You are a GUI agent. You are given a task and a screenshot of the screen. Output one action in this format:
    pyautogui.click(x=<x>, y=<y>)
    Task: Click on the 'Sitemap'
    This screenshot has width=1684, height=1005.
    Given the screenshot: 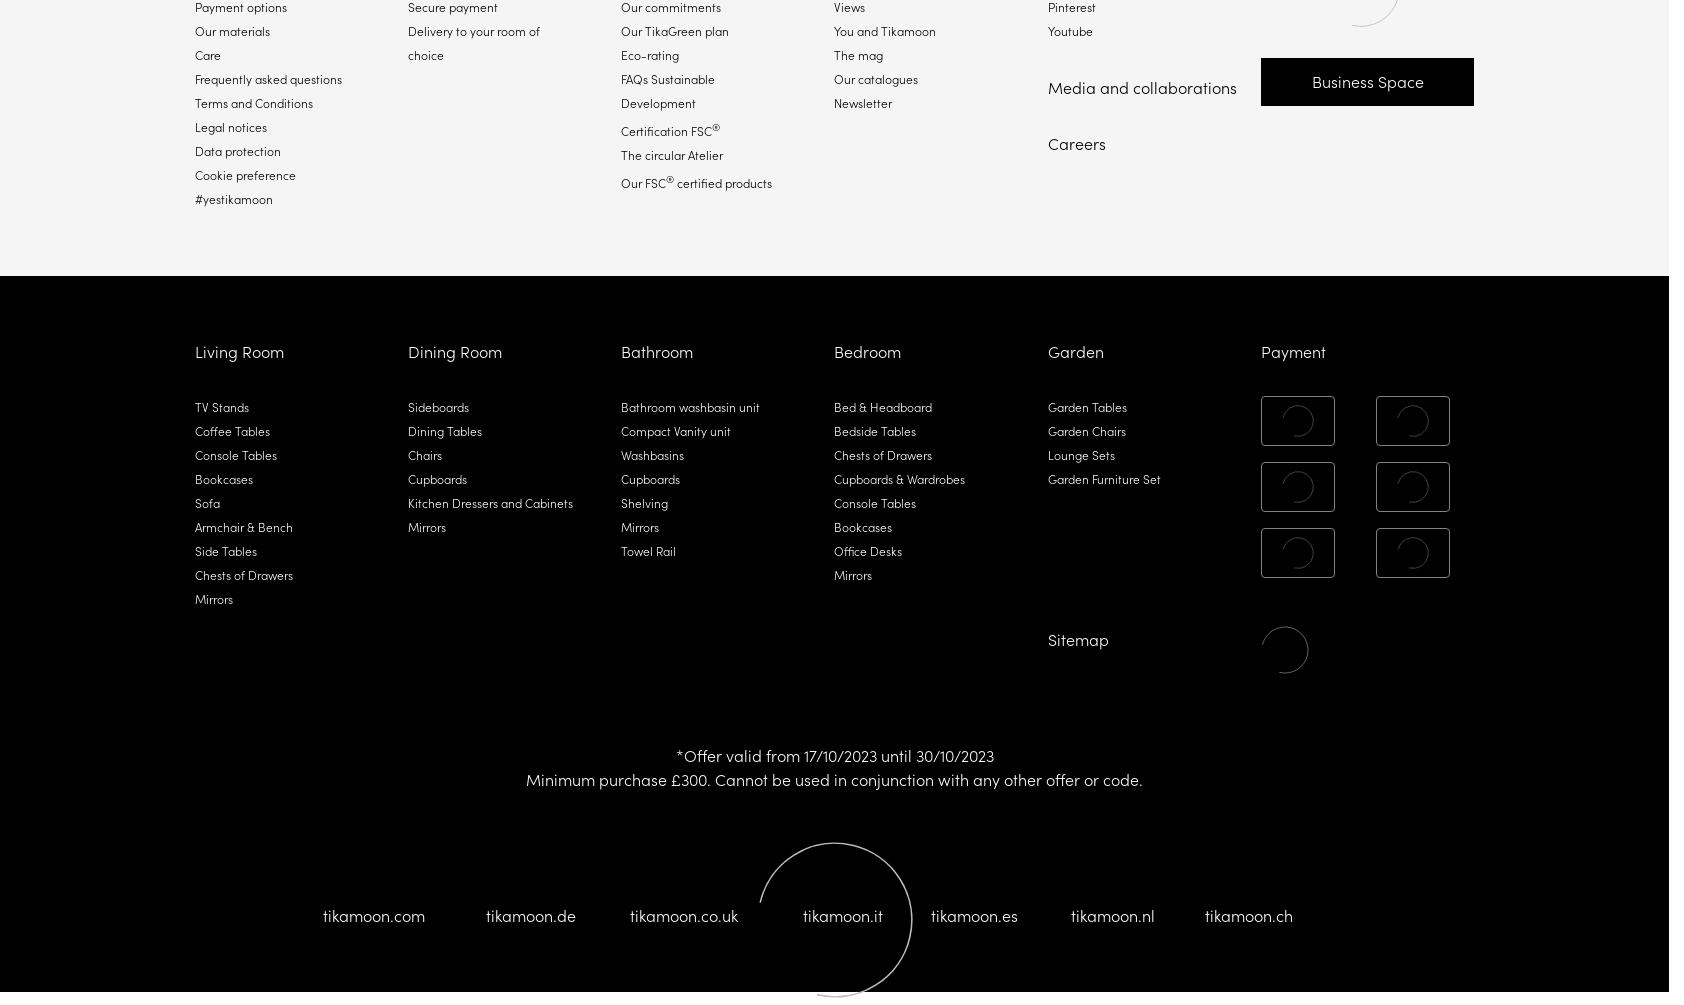 What is the action you would take?
    pyautogui.click(x=1077, y=638)
    